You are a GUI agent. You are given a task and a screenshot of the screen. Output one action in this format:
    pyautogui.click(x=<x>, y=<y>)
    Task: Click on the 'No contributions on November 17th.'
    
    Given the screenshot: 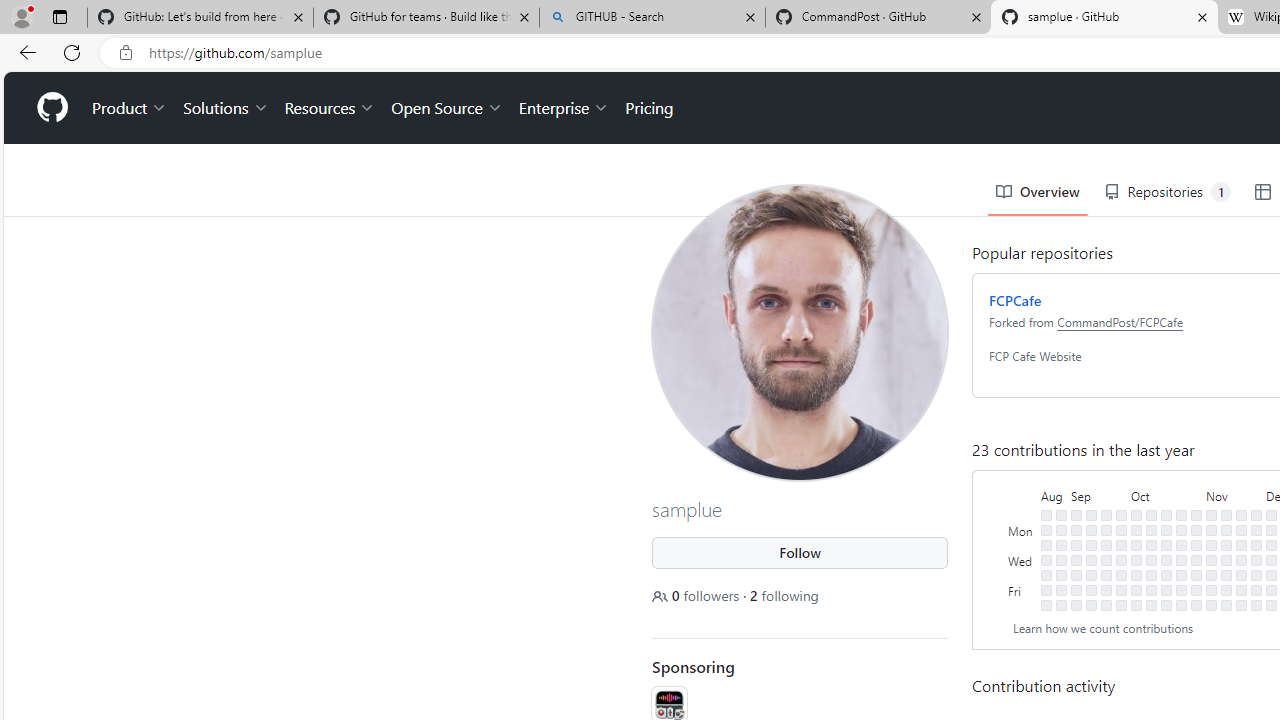 What is the action you would take?
    pyautogui.click(x=1225, y=589)
    